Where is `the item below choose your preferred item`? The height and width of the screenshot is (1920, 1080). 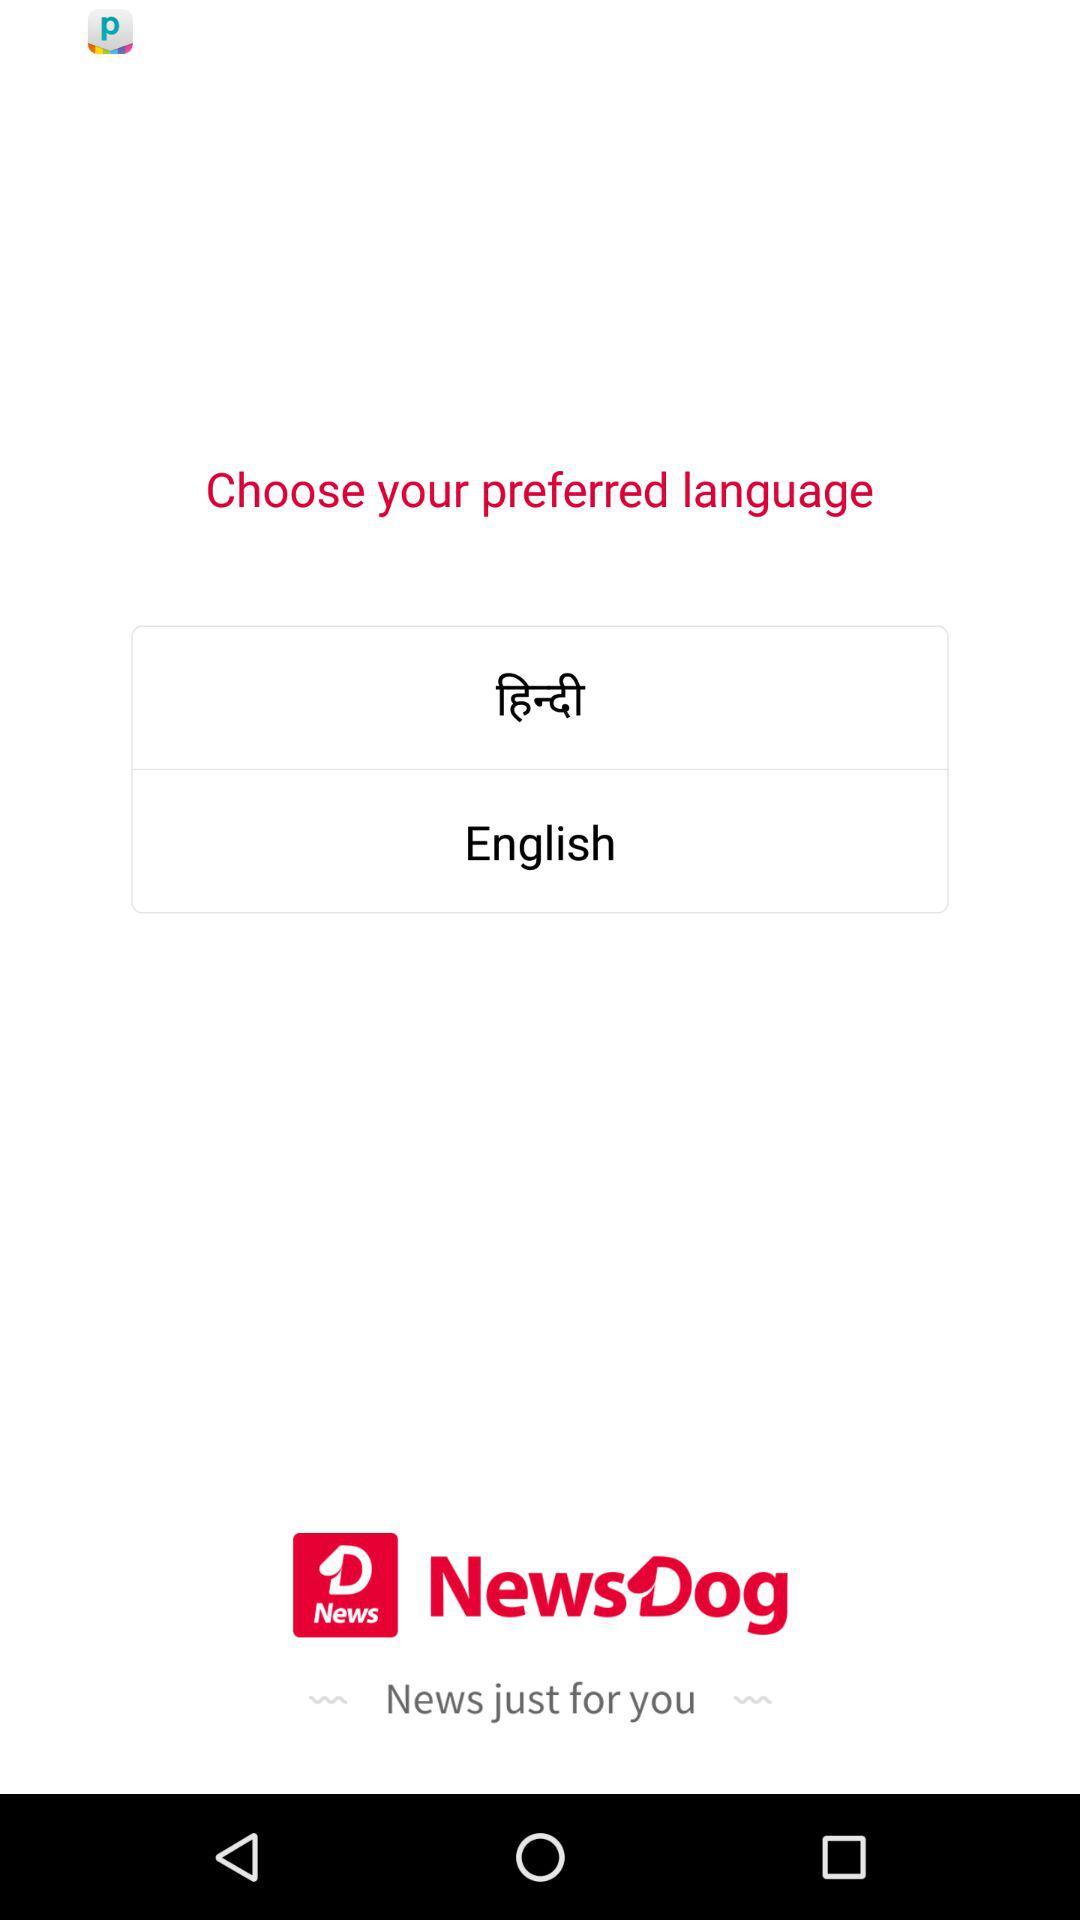
the item below choose your preferred item is located at coordinates (540, 697).